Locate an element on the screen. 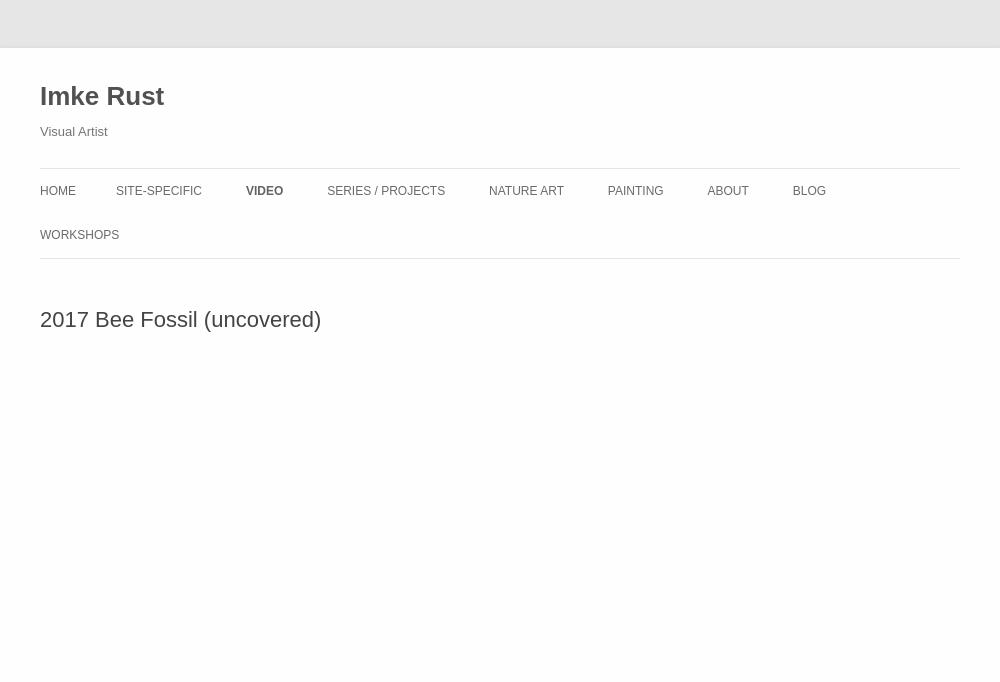  'Site-Specific' is located at coordinates (159, 191).